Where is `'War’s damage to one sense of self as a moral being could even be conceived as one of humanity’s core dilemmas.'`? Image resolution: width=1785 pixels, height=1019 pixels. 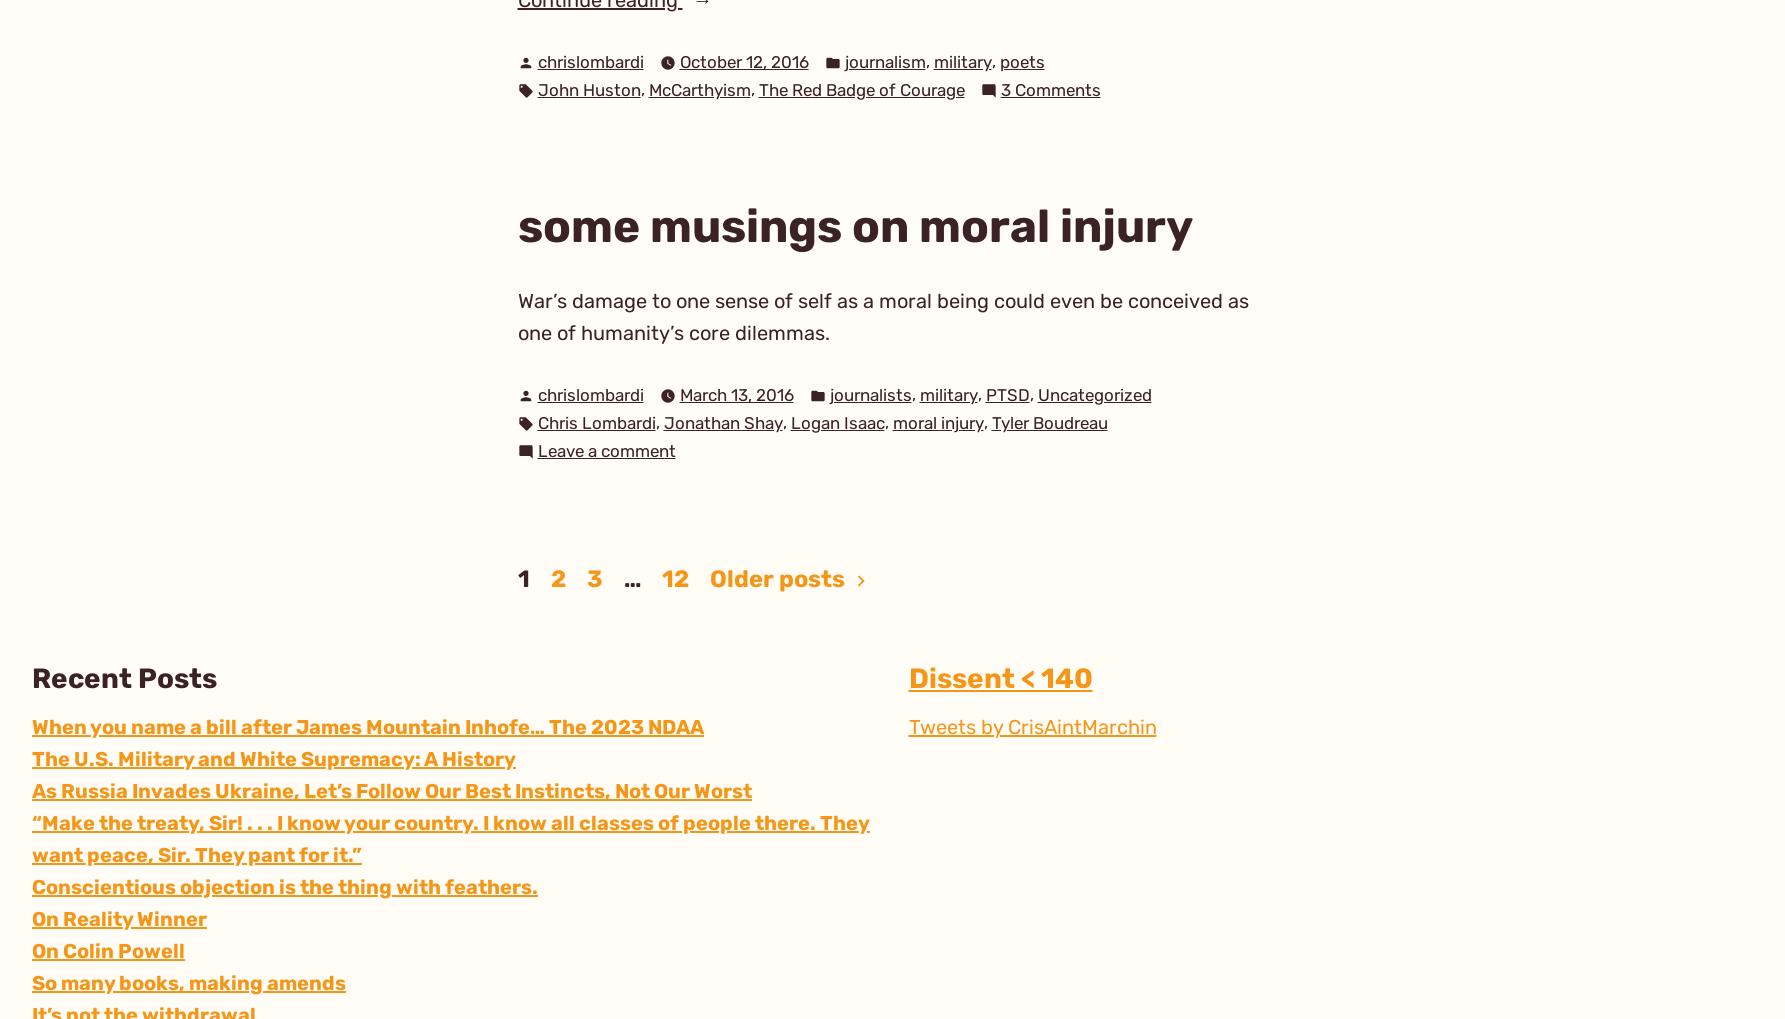
'War’s damage to one sense of self as a moral being could even be conceived as one of humanity’s core dilemmas.' is located at coordinates (882, 314).